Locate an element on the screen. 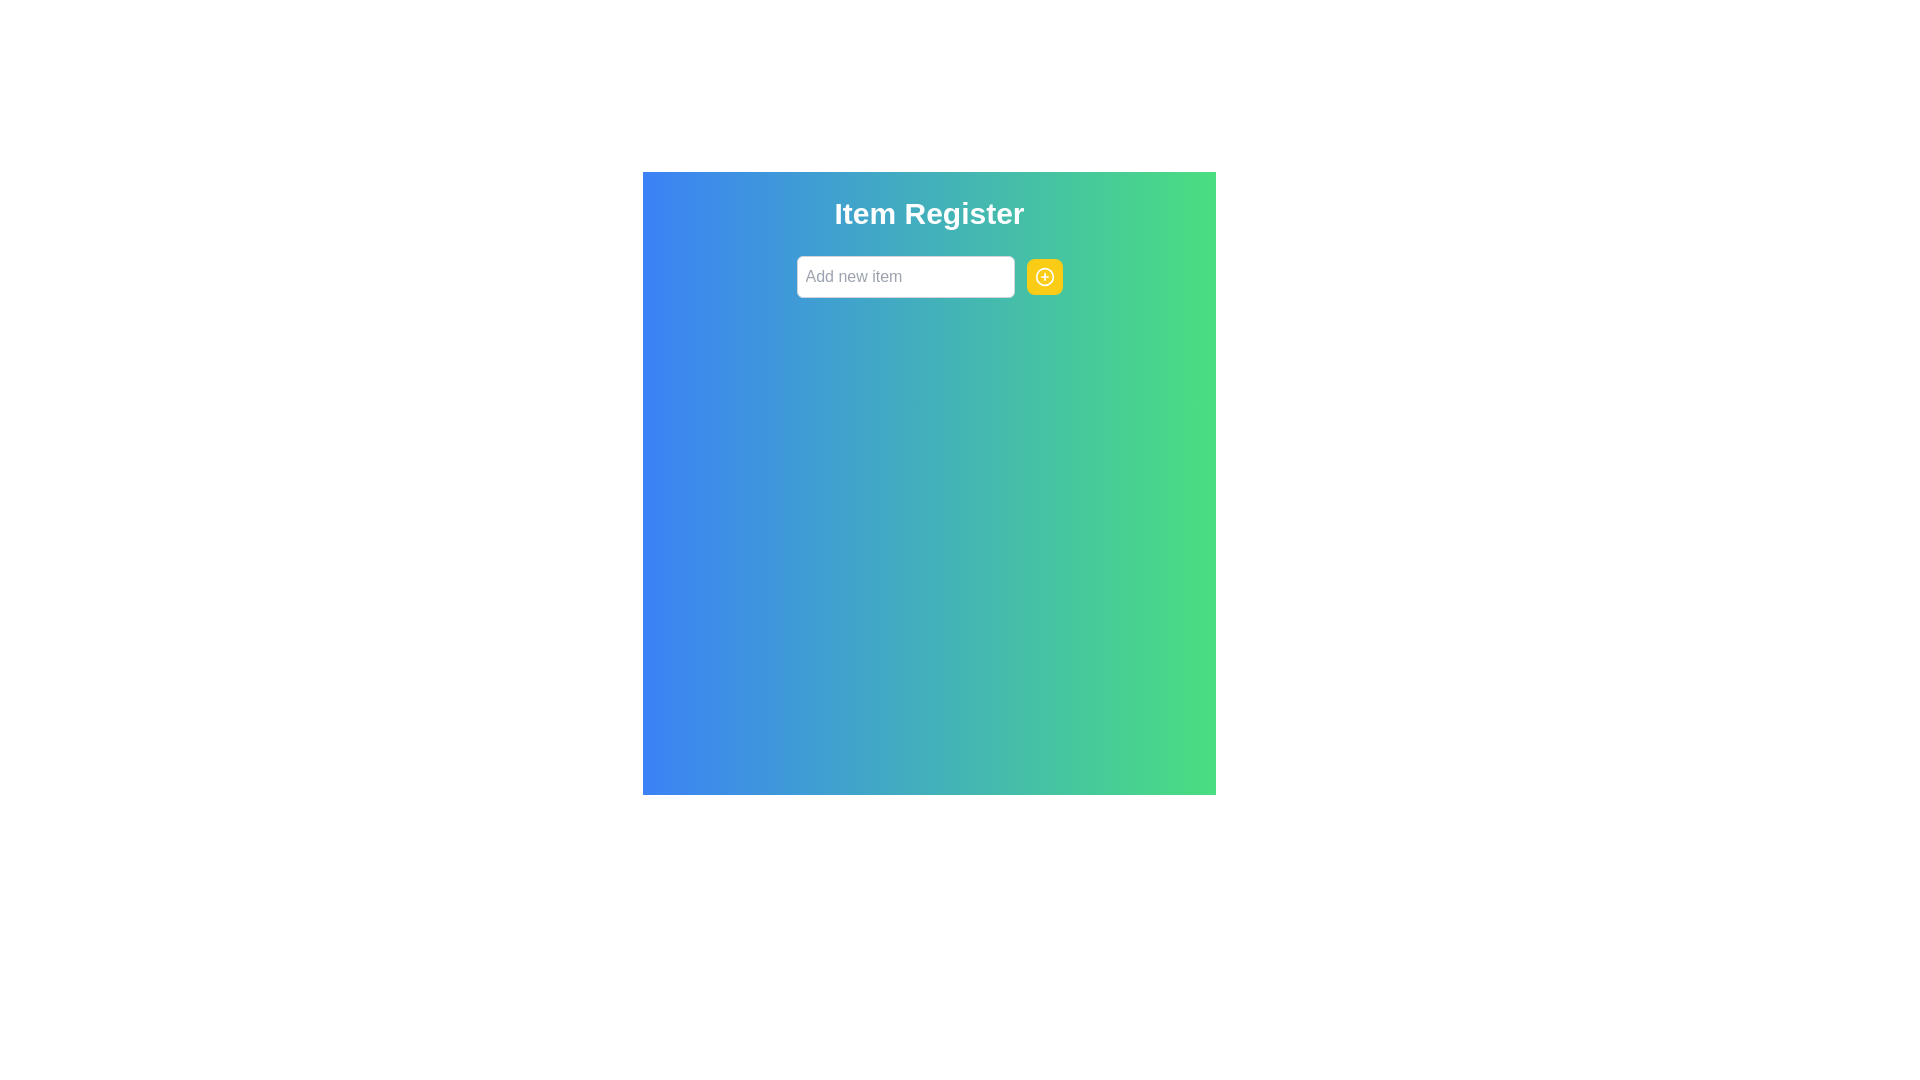 Image resolution: width=1920 pixels, height=1080 pixels. the button located directly to the right of the 'Add new item' text input field is located at coordinates (1043, 277).